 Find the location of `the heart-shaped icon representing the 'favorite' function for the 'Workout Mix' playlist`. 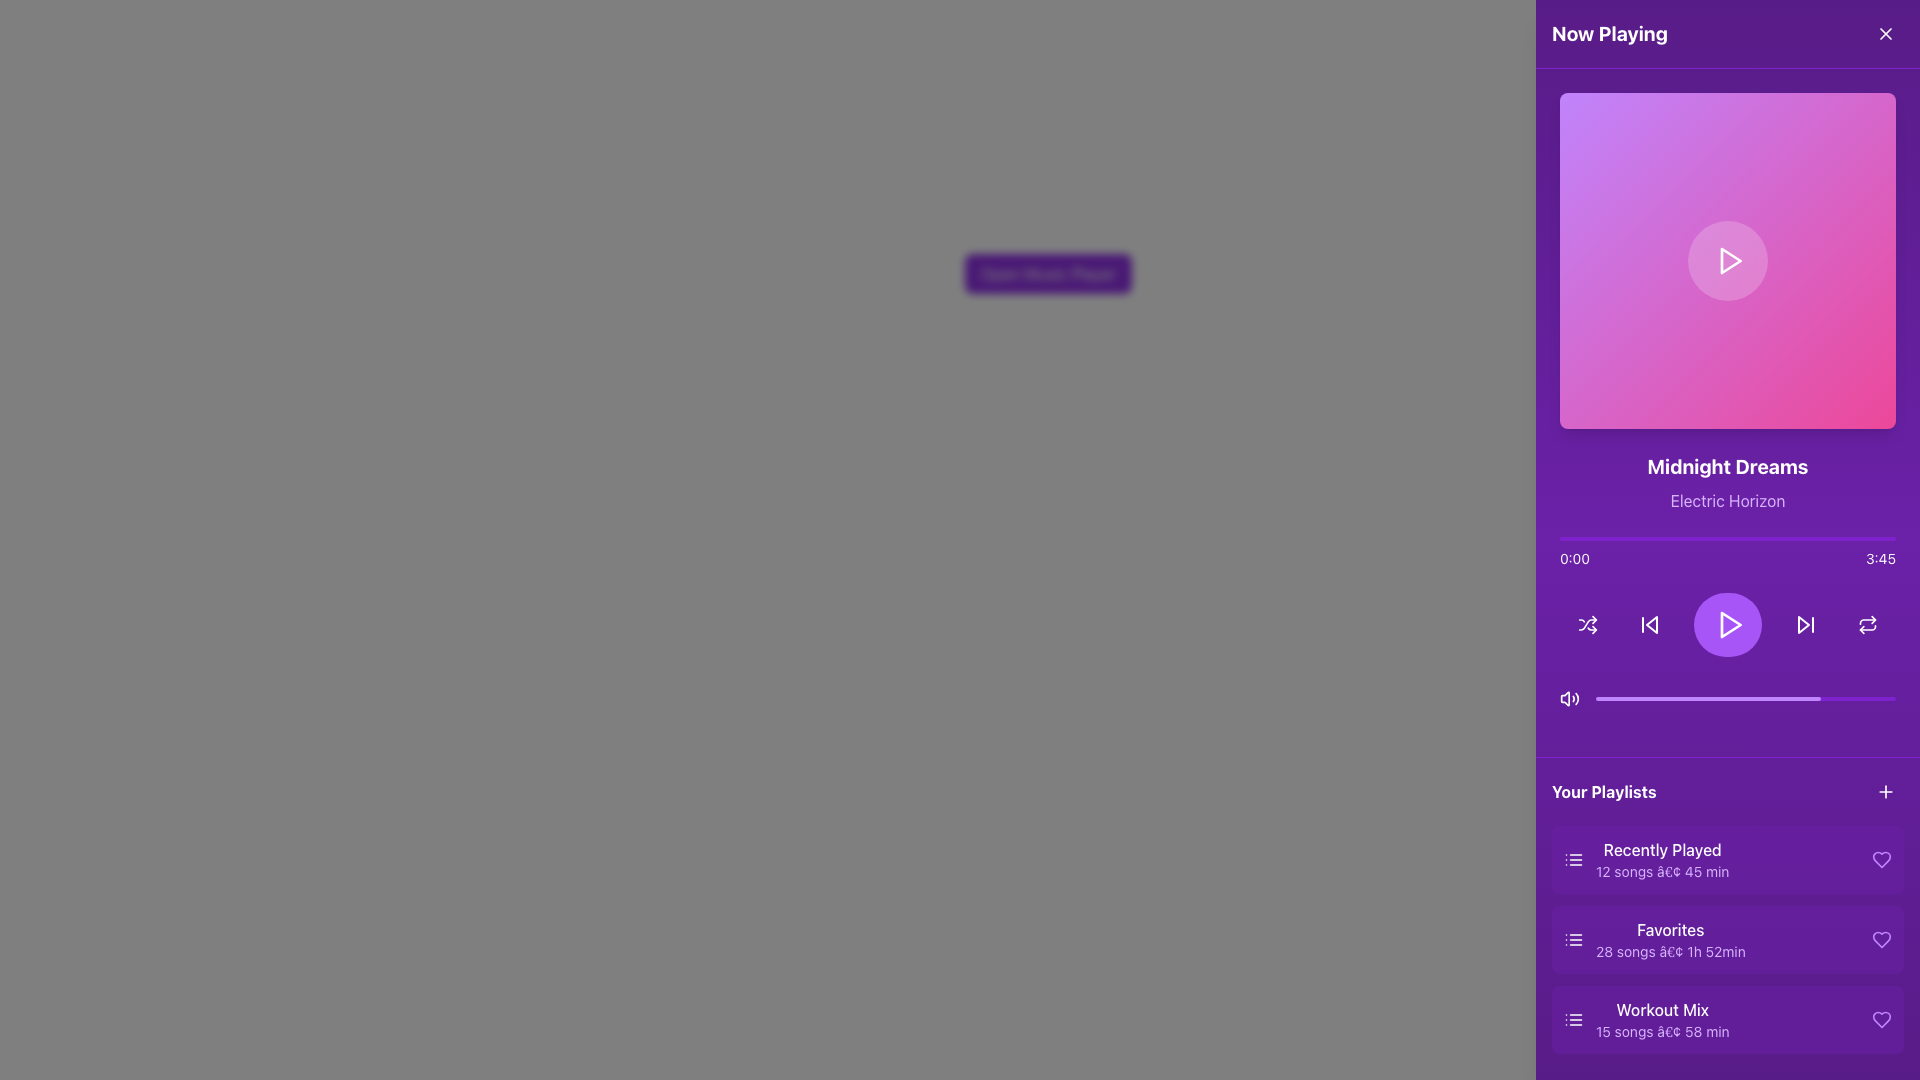

the heart-shaped icon representing the 'favorite' function for the 'Workout Mix' playlist is located at coordinates (1880, 1019).